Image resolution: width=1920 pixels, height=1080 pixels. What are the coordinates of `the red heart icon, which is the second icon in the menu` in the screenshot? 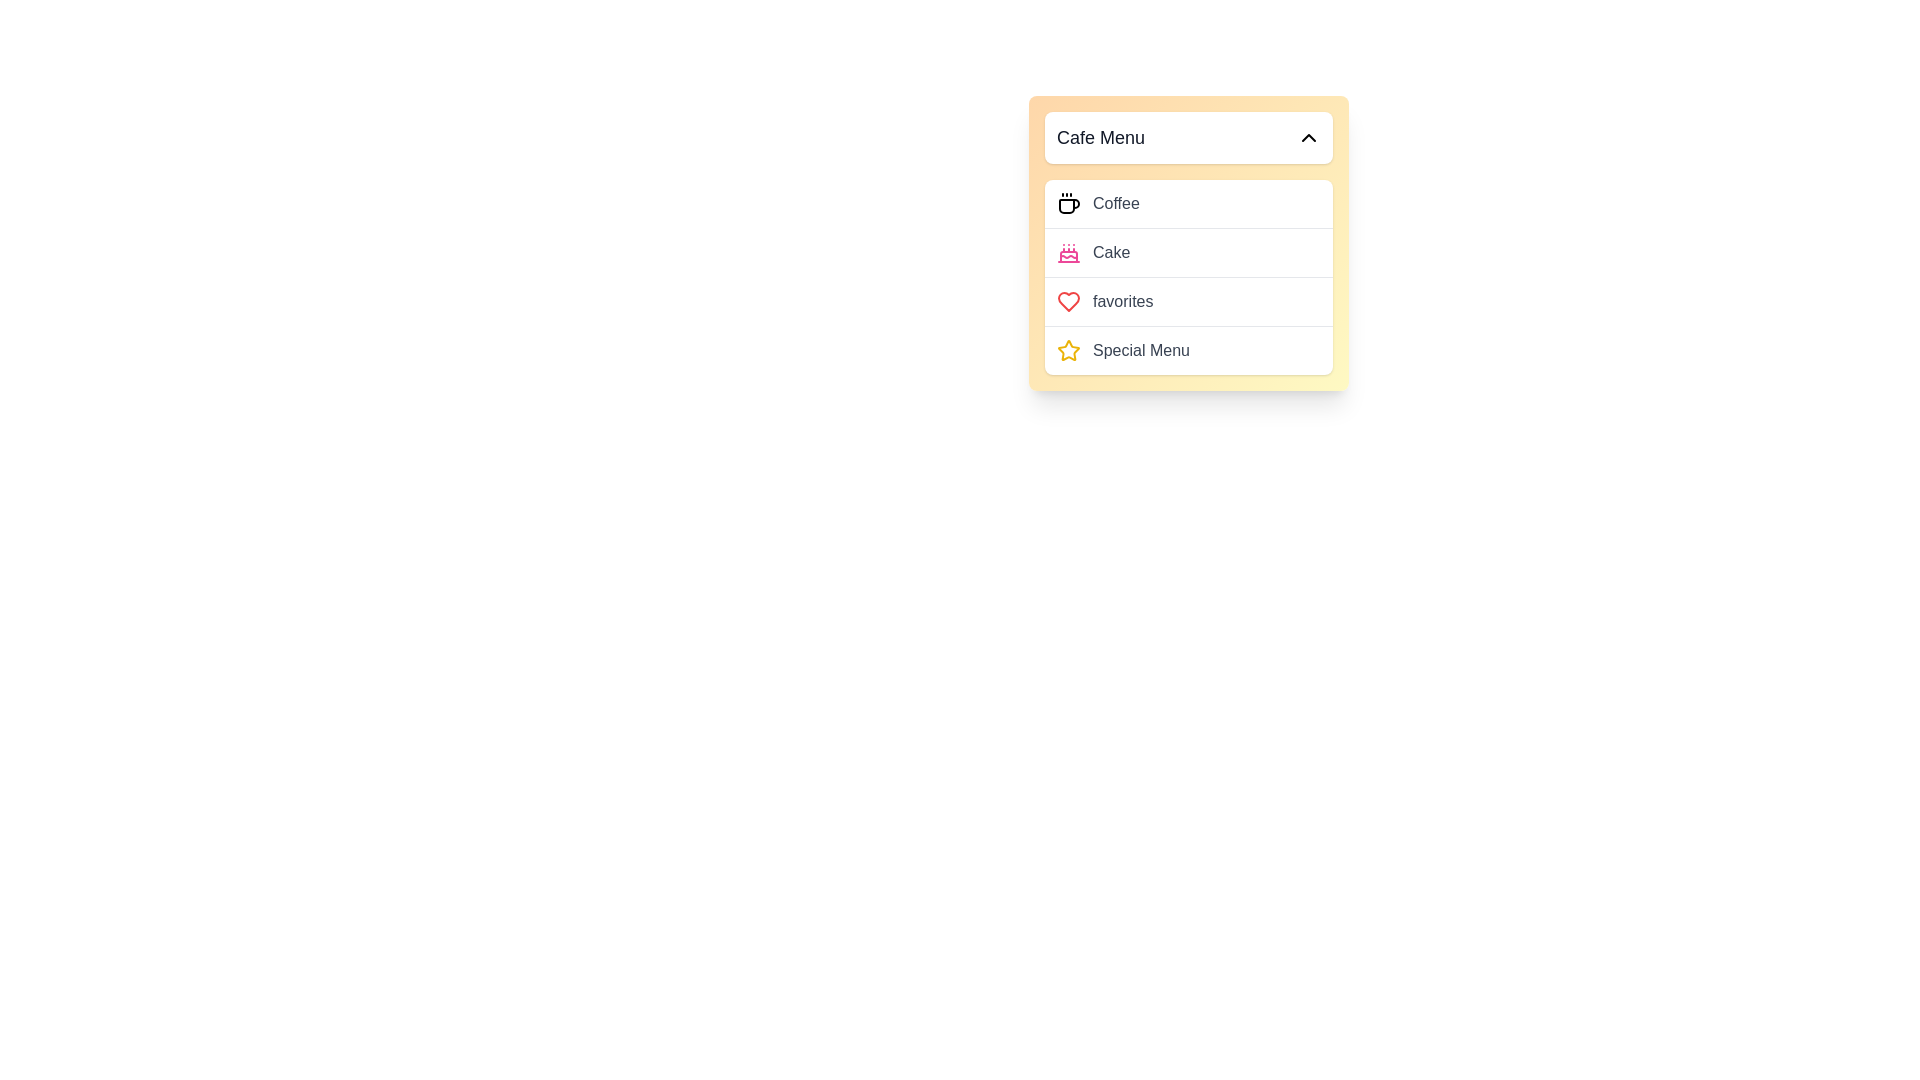 It's located at (1068, 301).